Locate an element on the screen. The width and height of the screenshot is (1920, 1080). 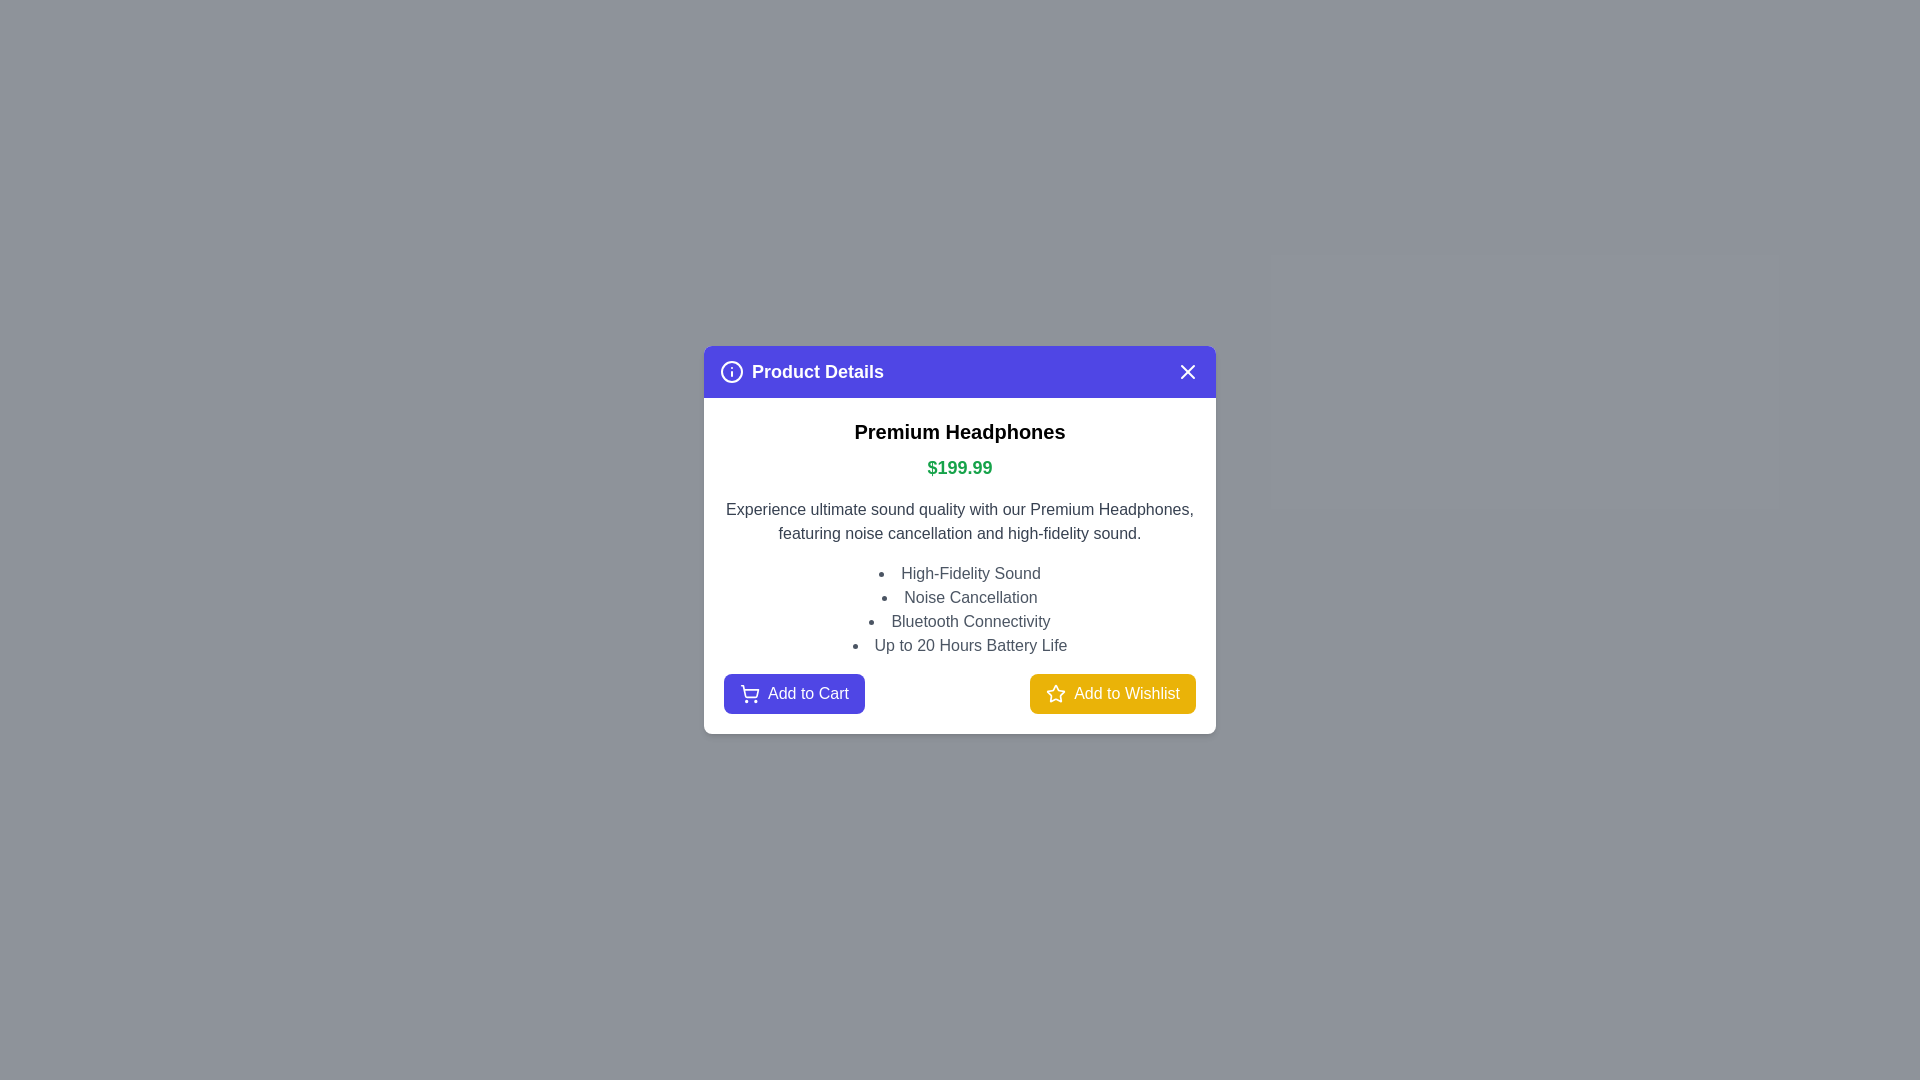
the text element Product Name for copying or selection is located at coordinates (960, 431).